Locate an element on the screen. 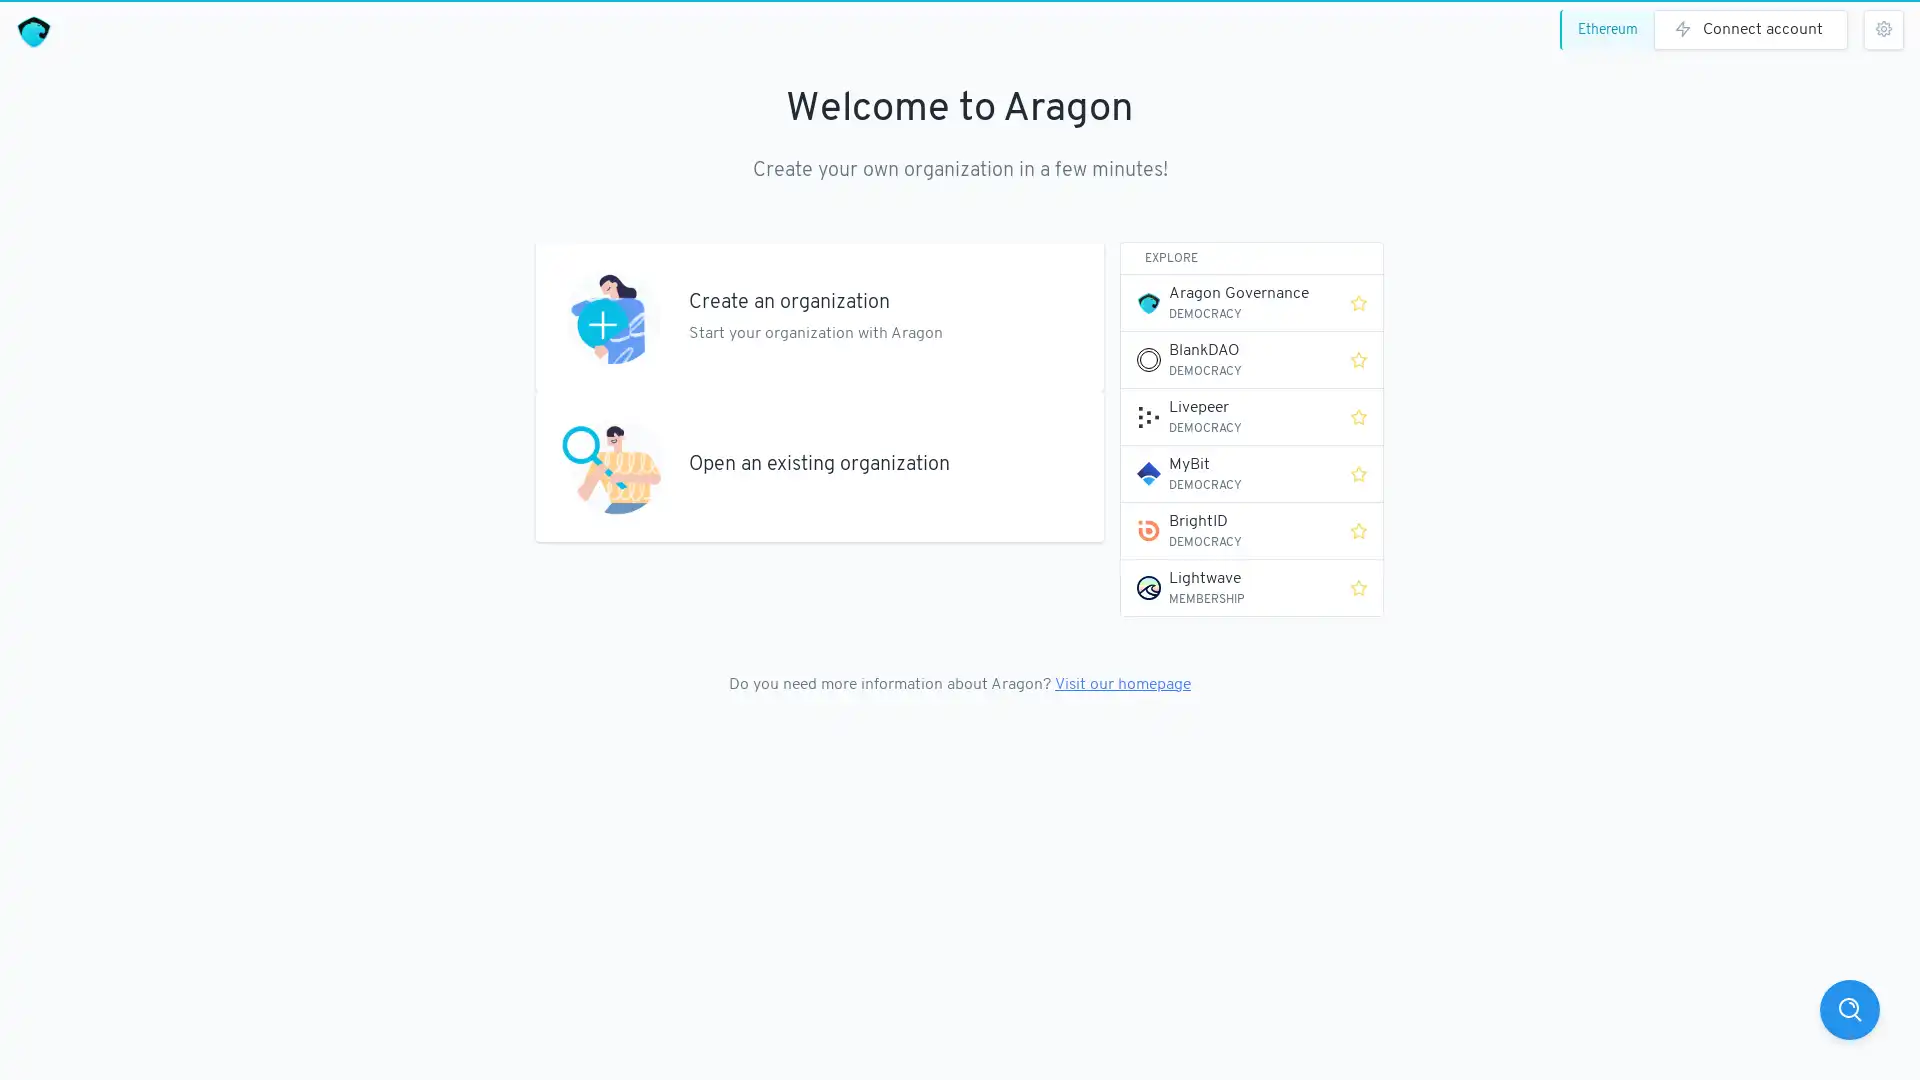 This screenshot has width=1920, height=1080. BlankDAO DEMOCRACY is located at coordinates (1227, 358).